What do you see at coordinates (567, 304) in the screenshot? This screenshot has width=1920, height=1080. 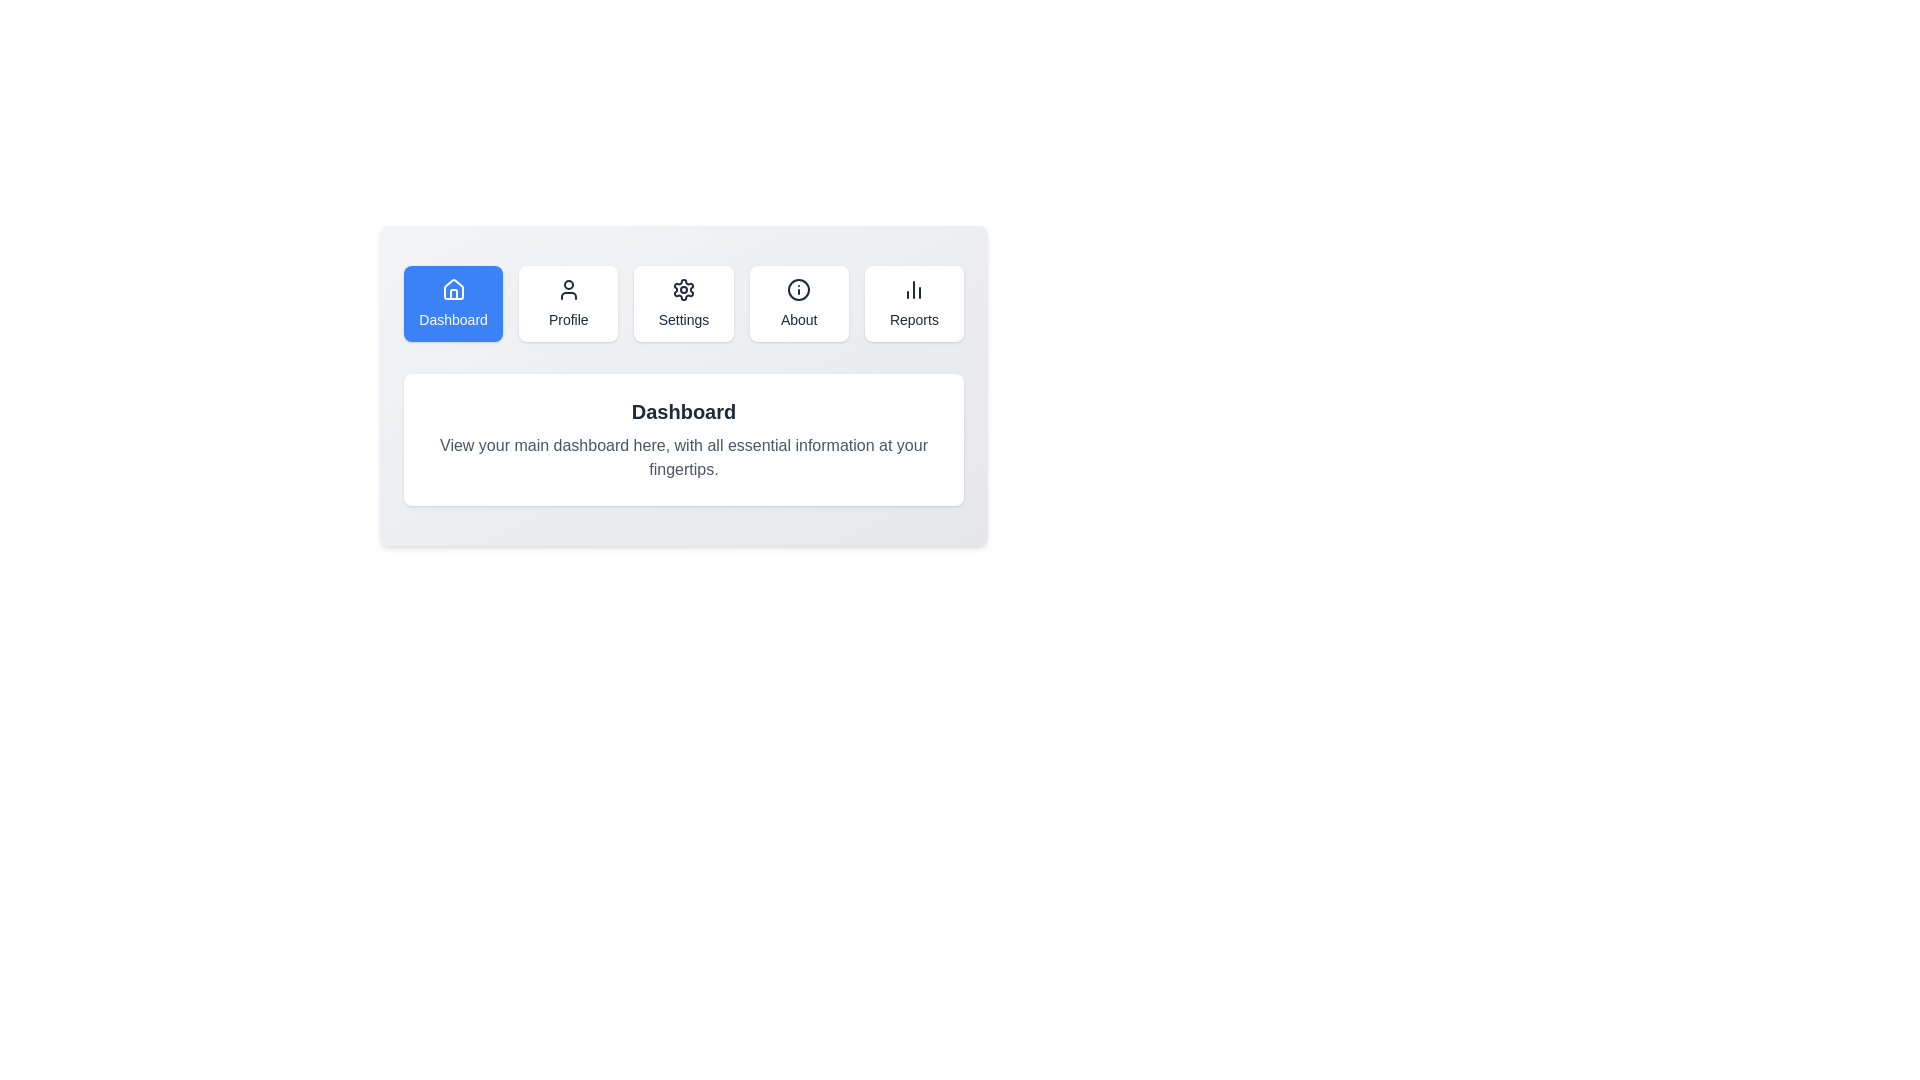 I see `the tab labeled Profile` at bounding box center [567, 304].